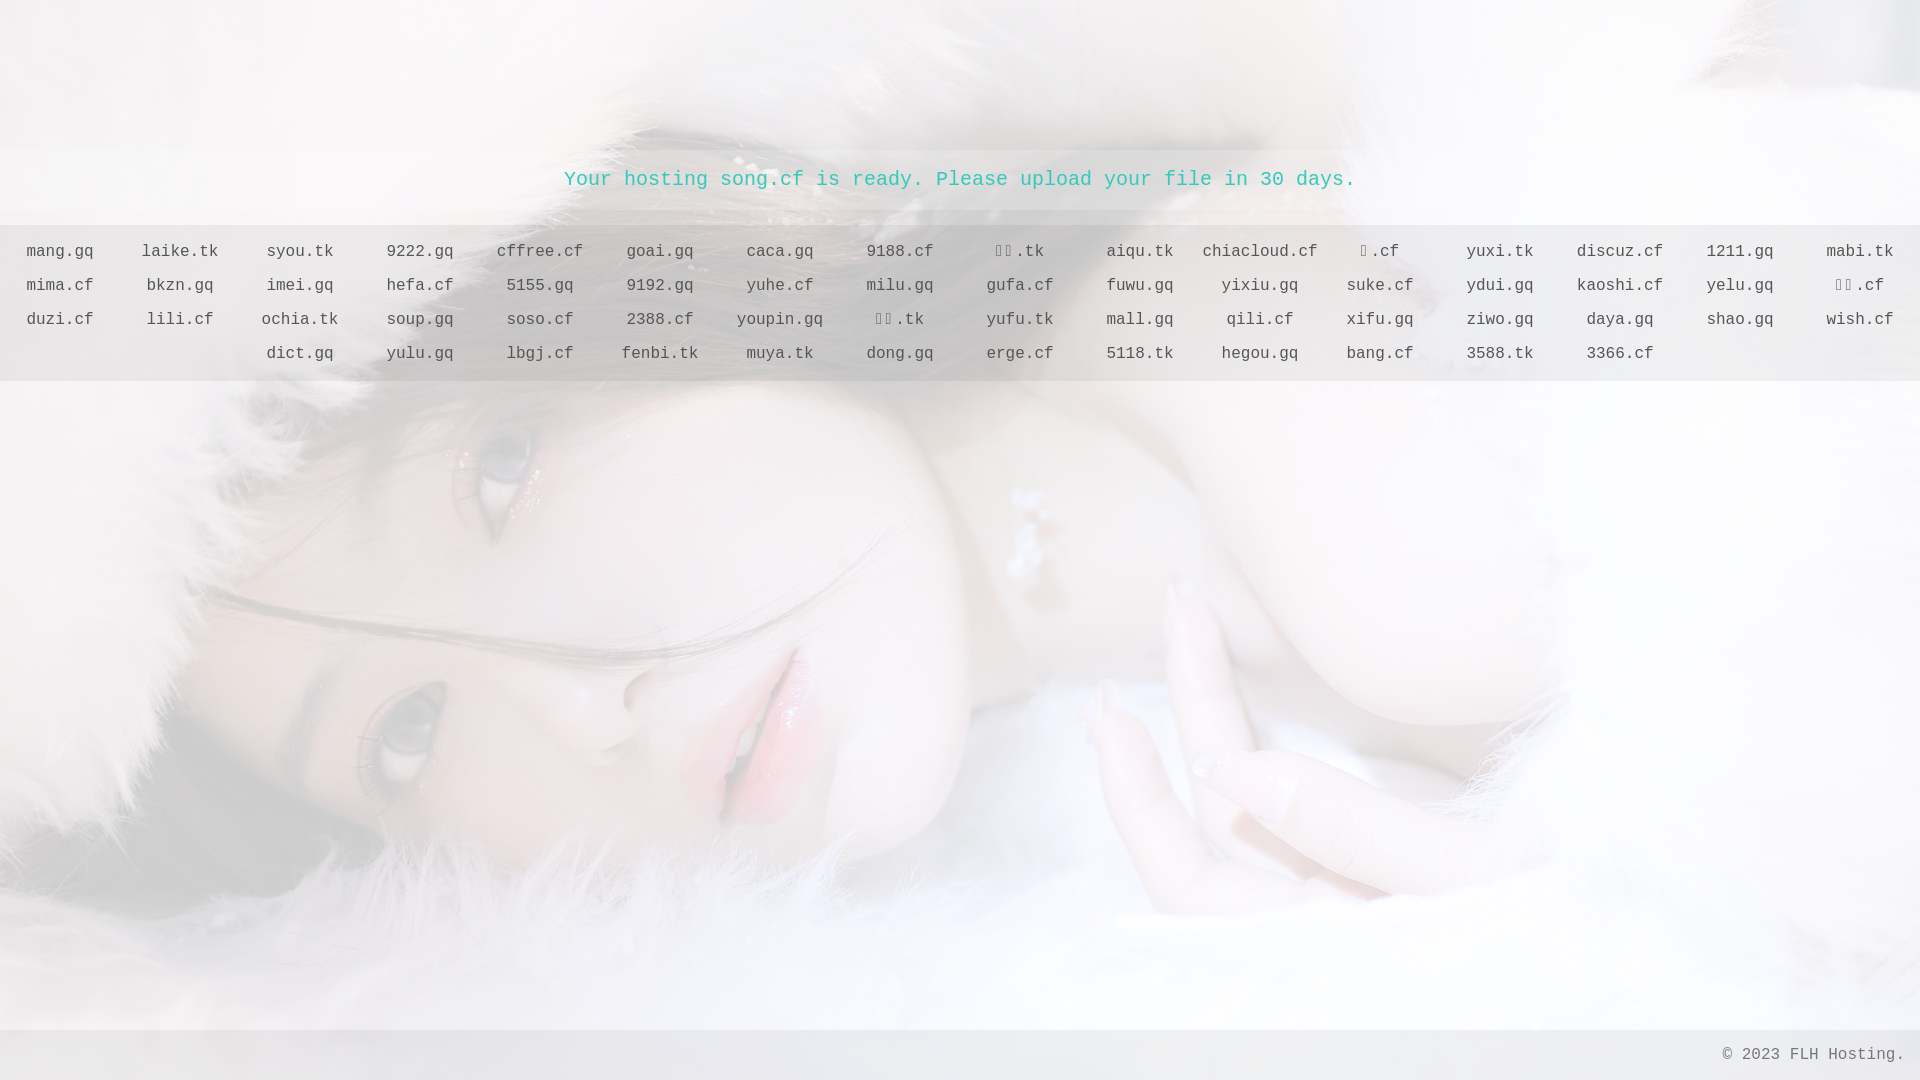 The height and width of the screenshot is (1080, 1920). I want to click on 'aiqu.tk', so click(1079, 250).